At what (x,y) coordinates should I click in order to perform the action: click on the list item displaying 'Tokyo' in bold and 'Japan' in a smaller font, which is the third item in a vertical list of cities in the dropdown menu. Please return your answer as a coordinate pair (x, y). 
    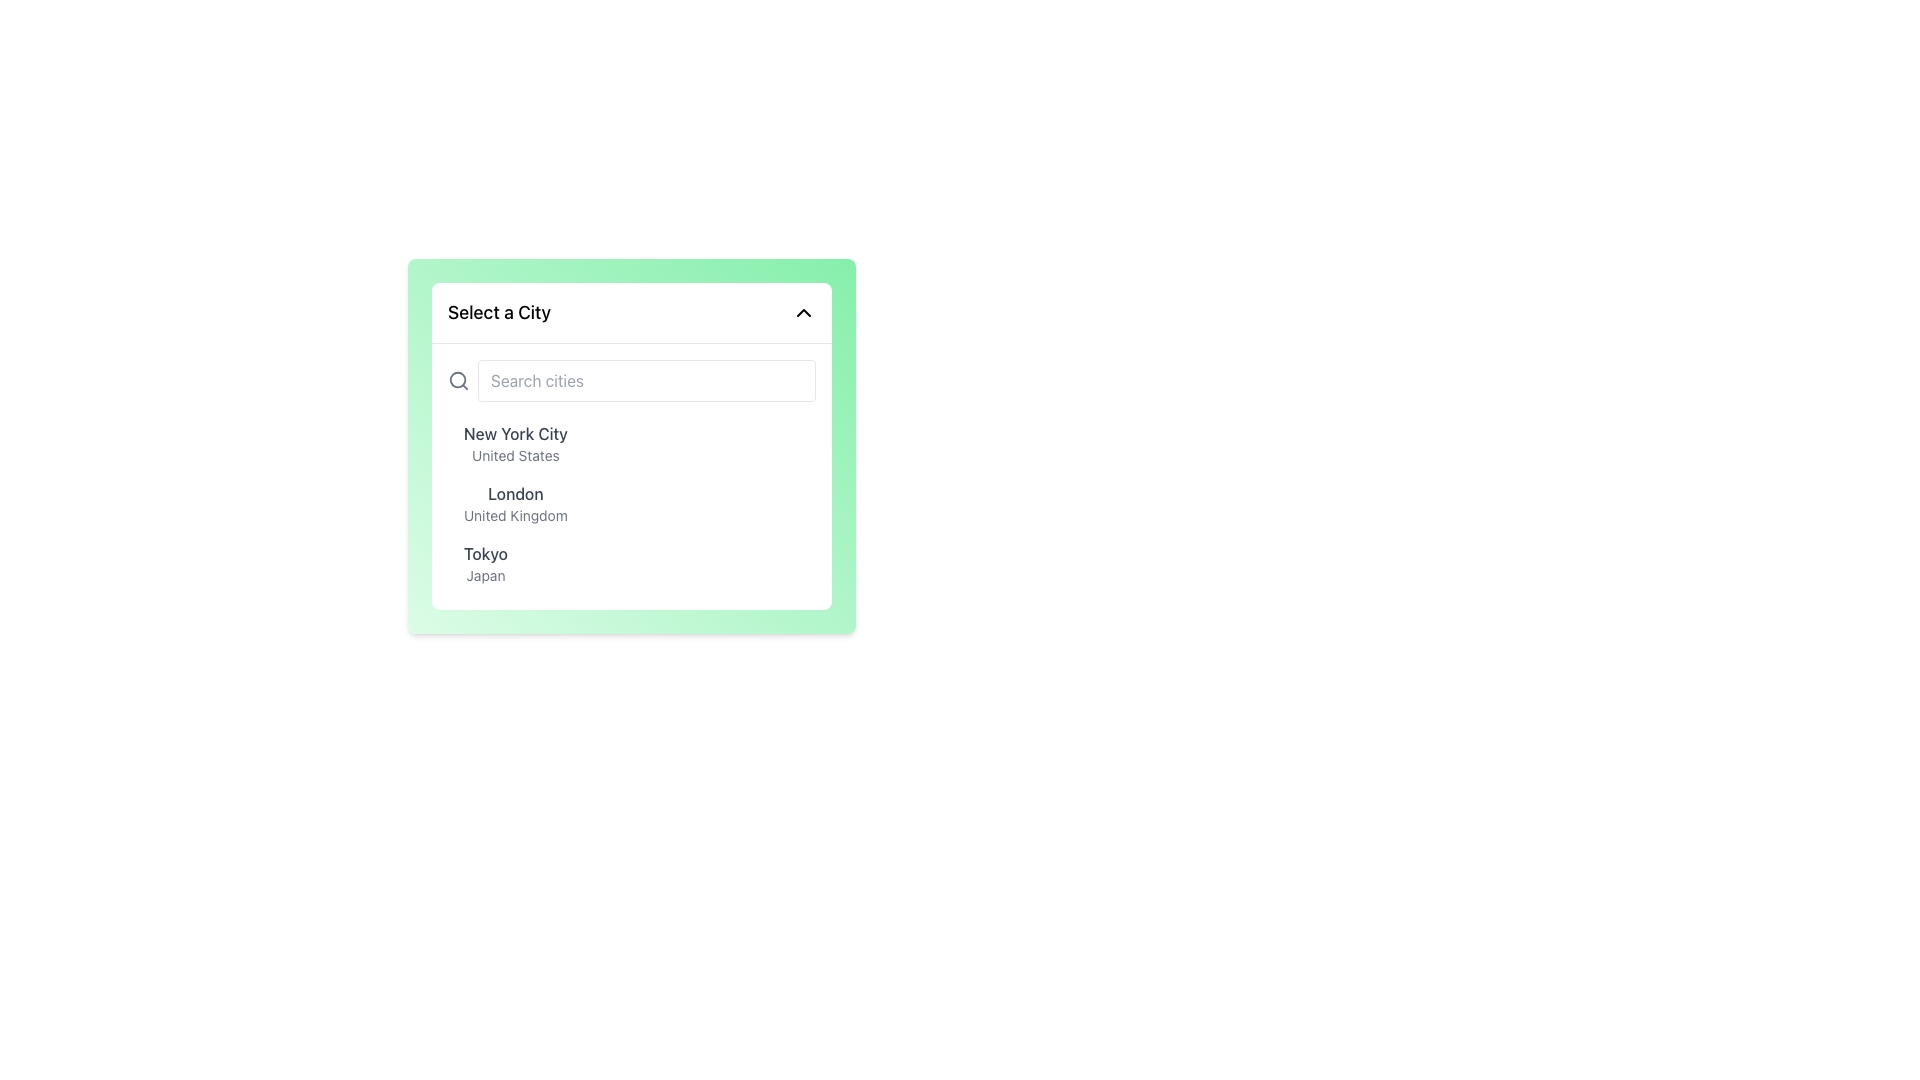
    Looking at the image, I should click on (631, 563).